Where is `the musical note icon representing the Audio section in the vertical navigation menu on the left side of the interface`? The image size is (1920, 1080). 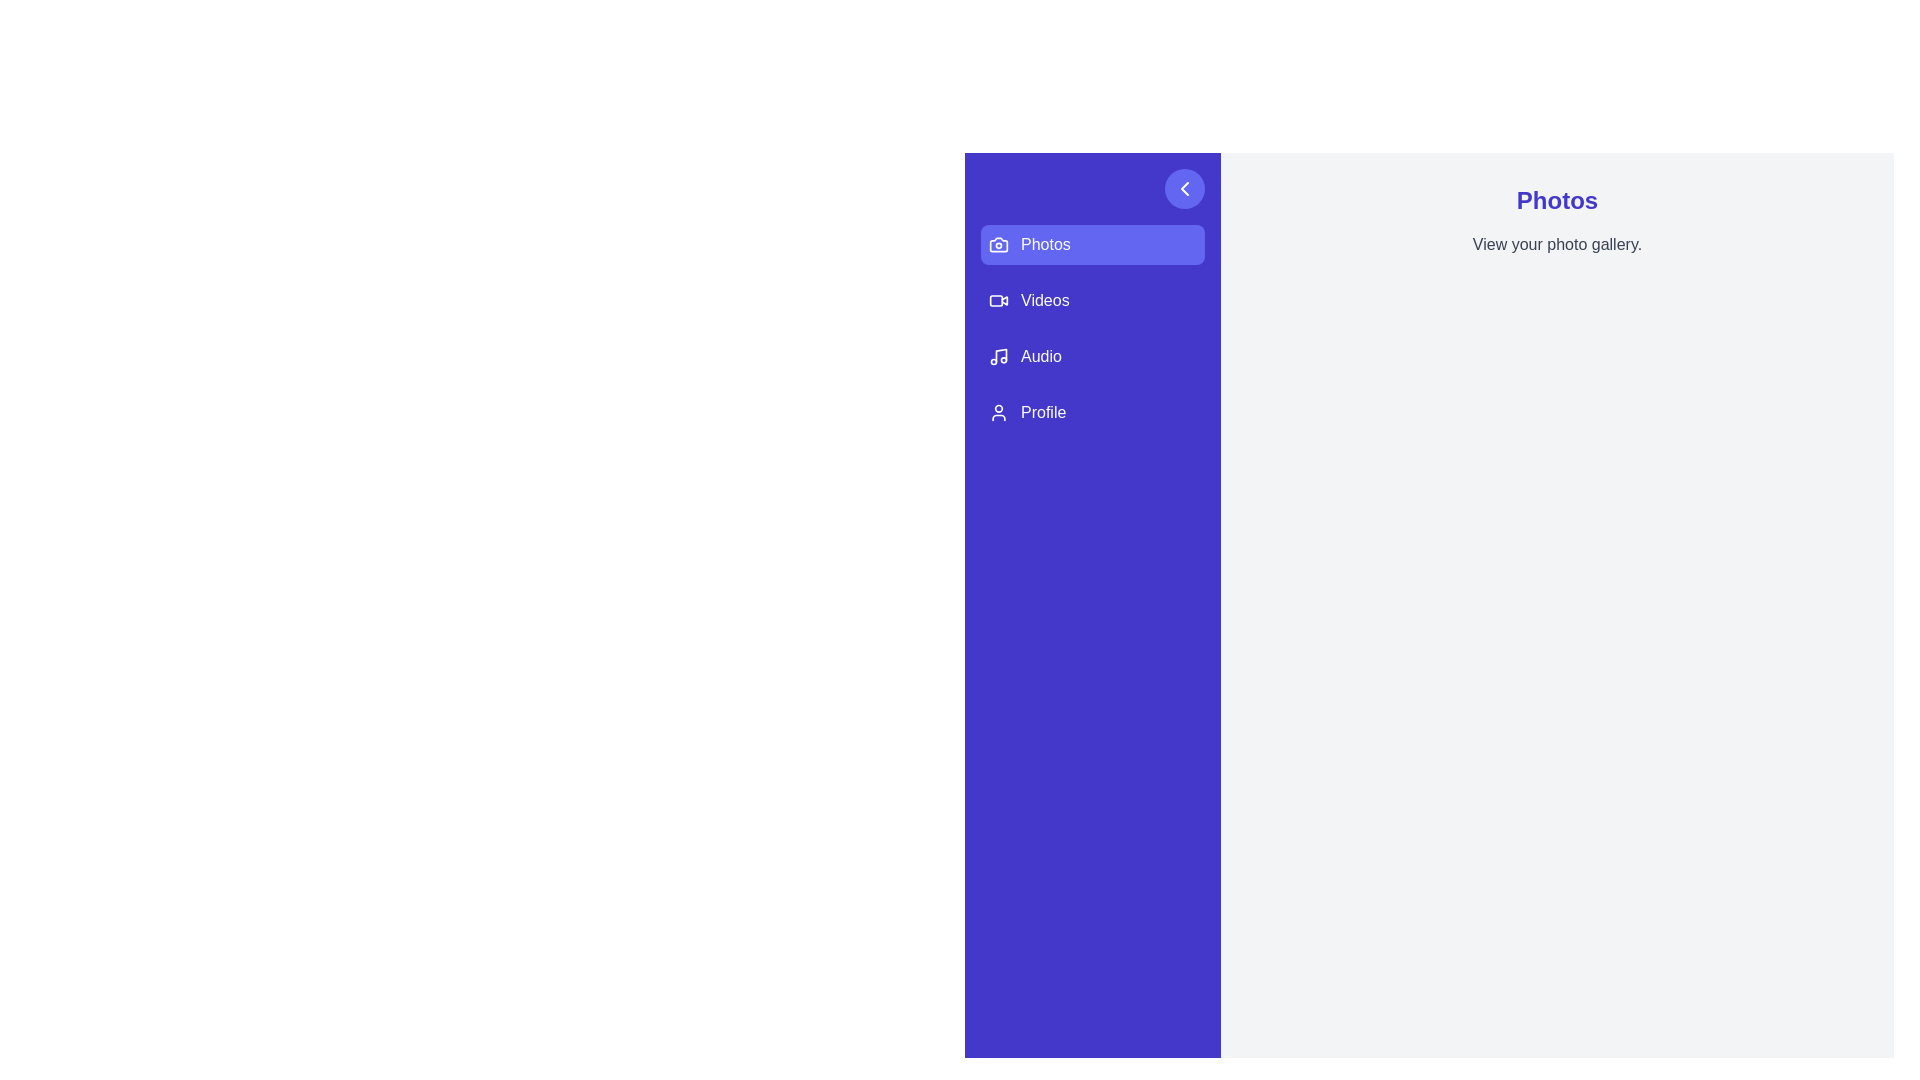 the musical note icon representing the Audio section in the vertical navigation menu on the left side of the interface is located at coordinates (1001, 354).